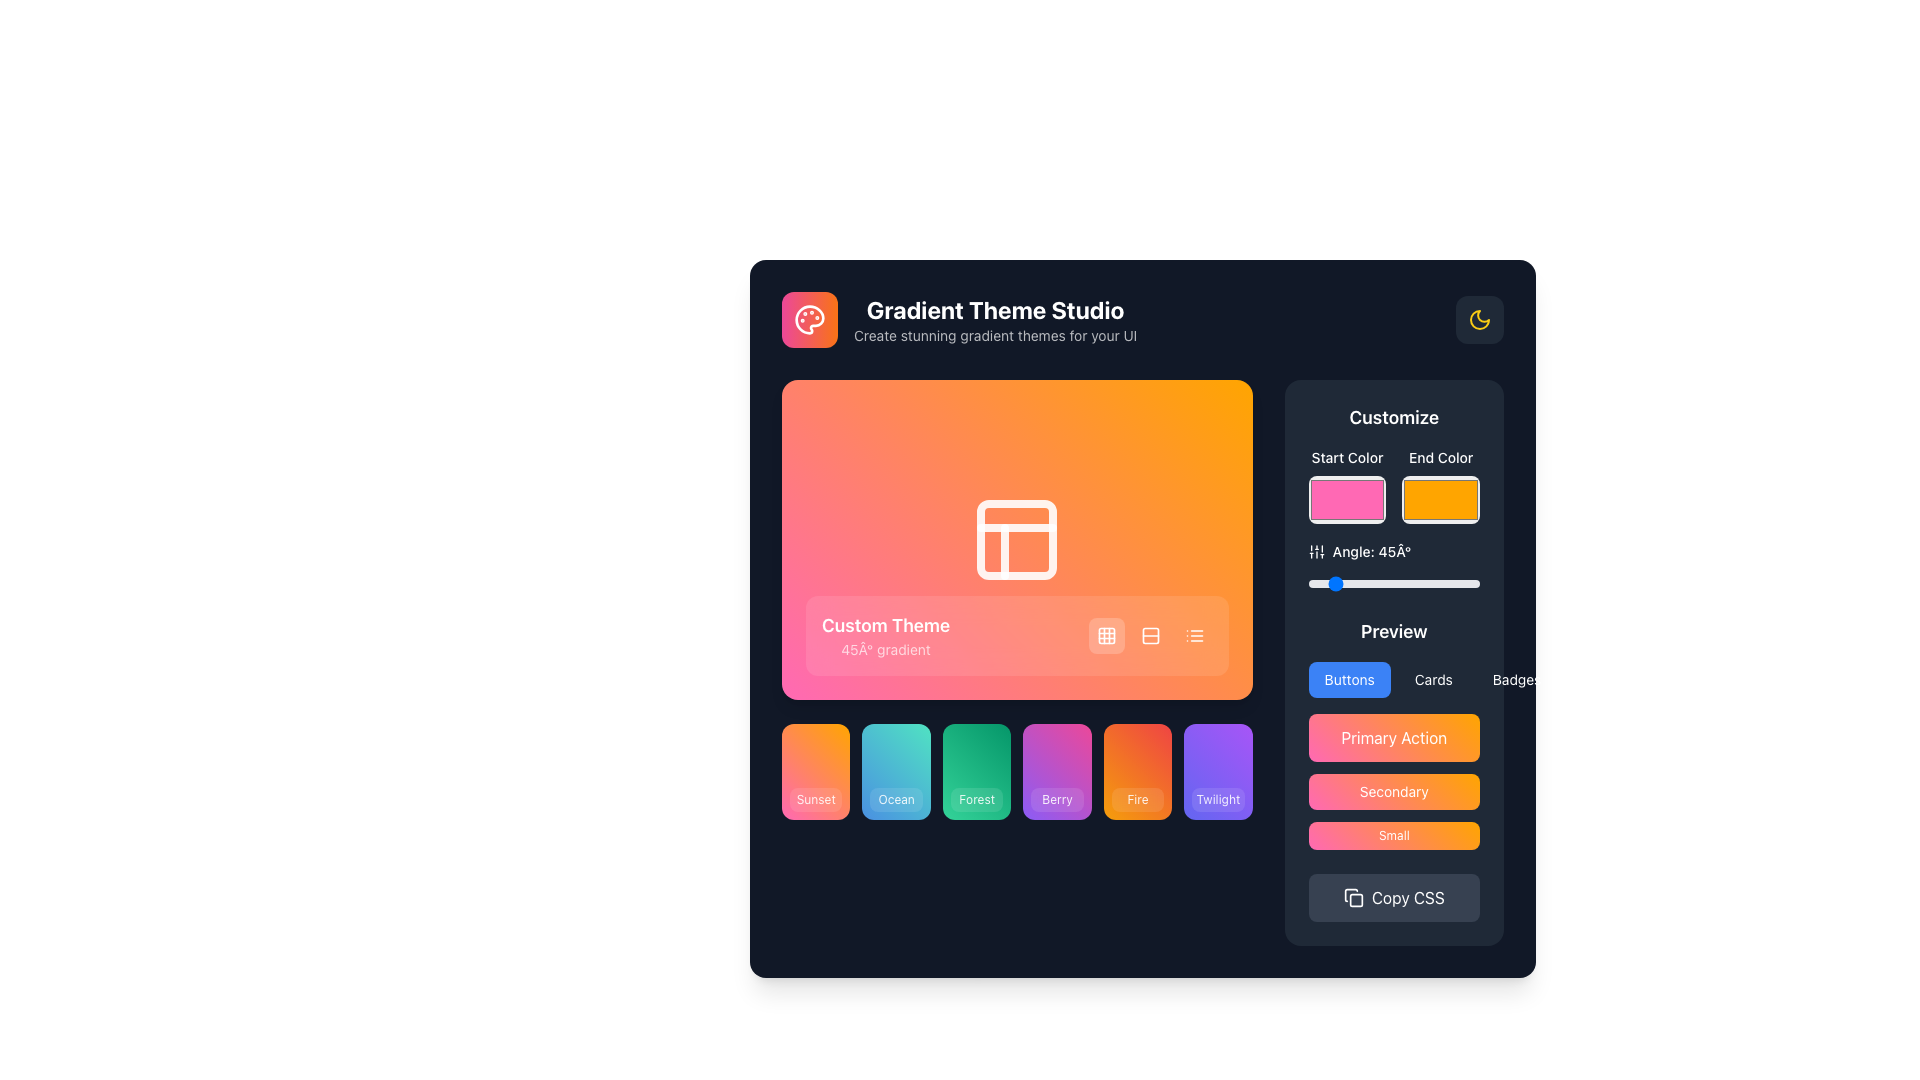 The image size is (1920, 1080). I want to click on the primary action button located in the 'Preview' section of the right panel, so click(1393, 737).